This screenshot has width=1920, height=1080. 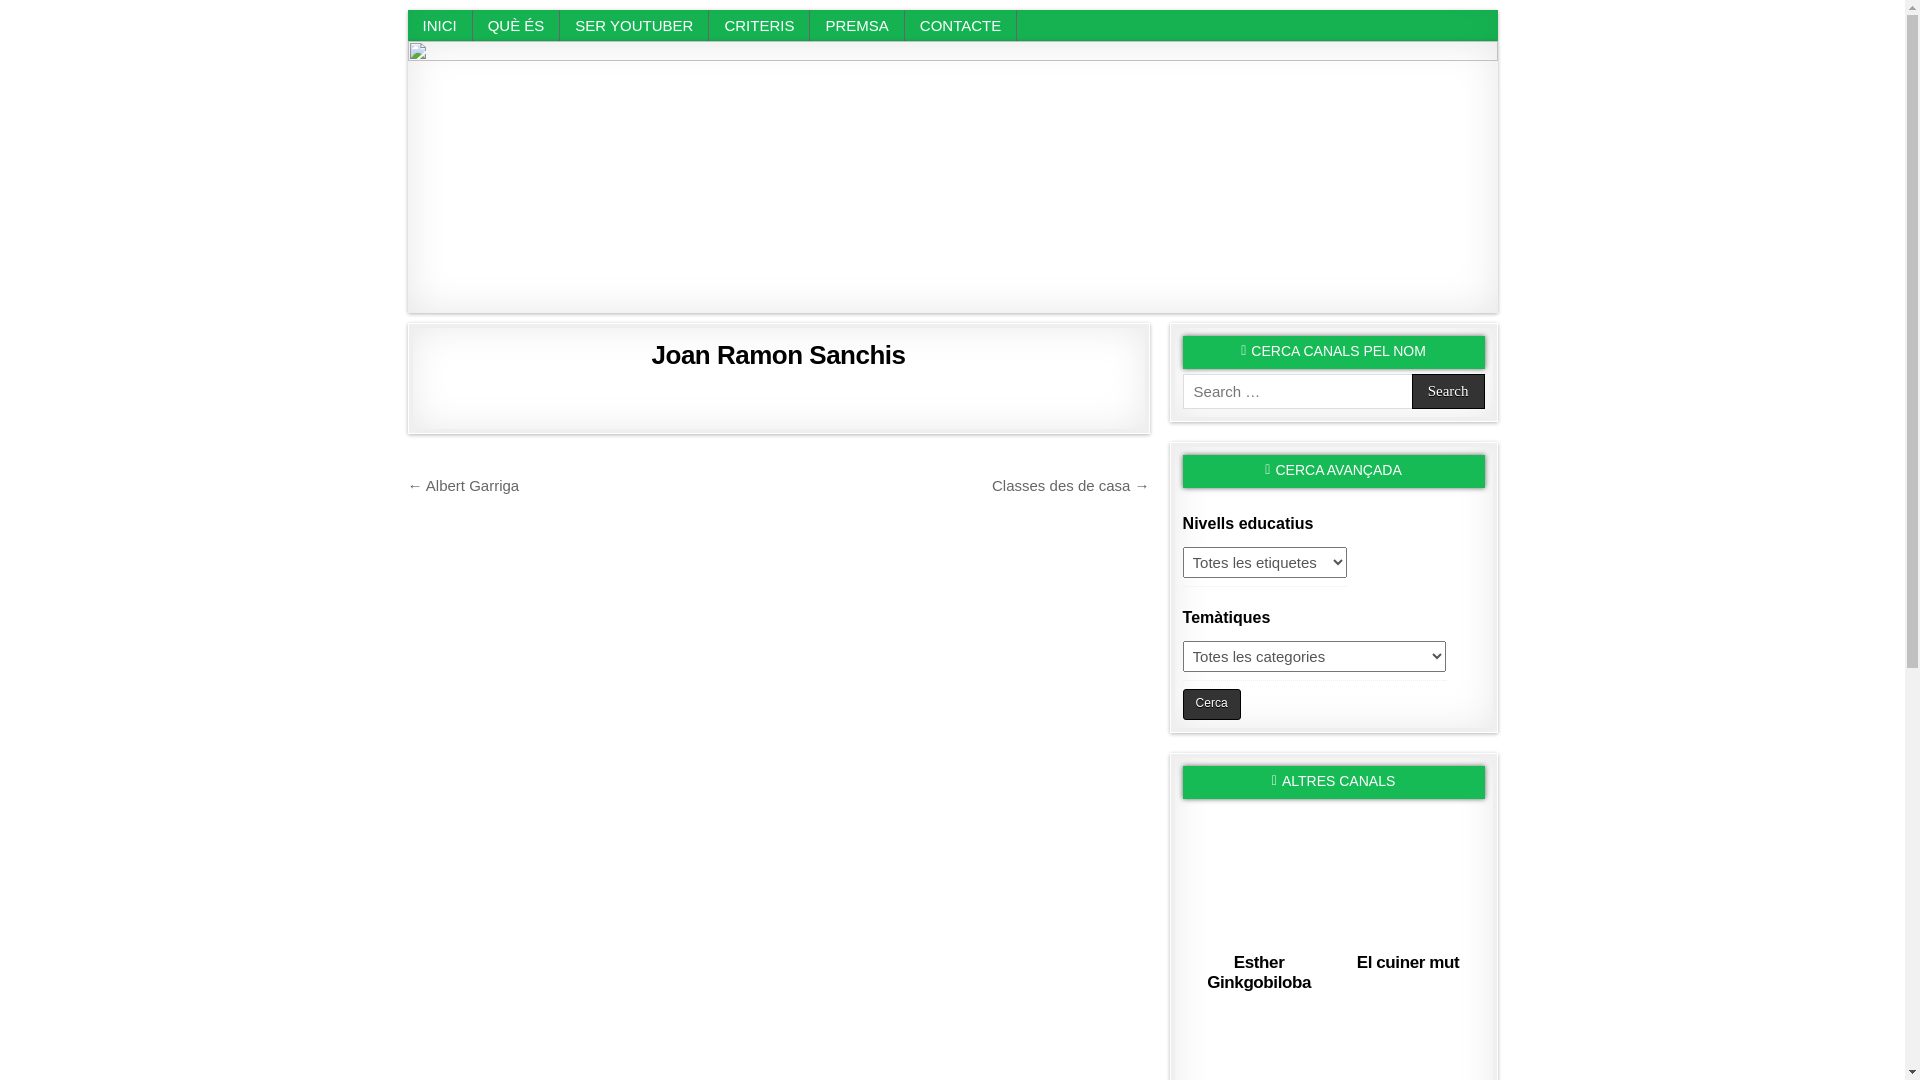 What do you see at coordinates (1448, 391) in the screenshot?
I see `'Search'` at bounding box center [1448, 391].